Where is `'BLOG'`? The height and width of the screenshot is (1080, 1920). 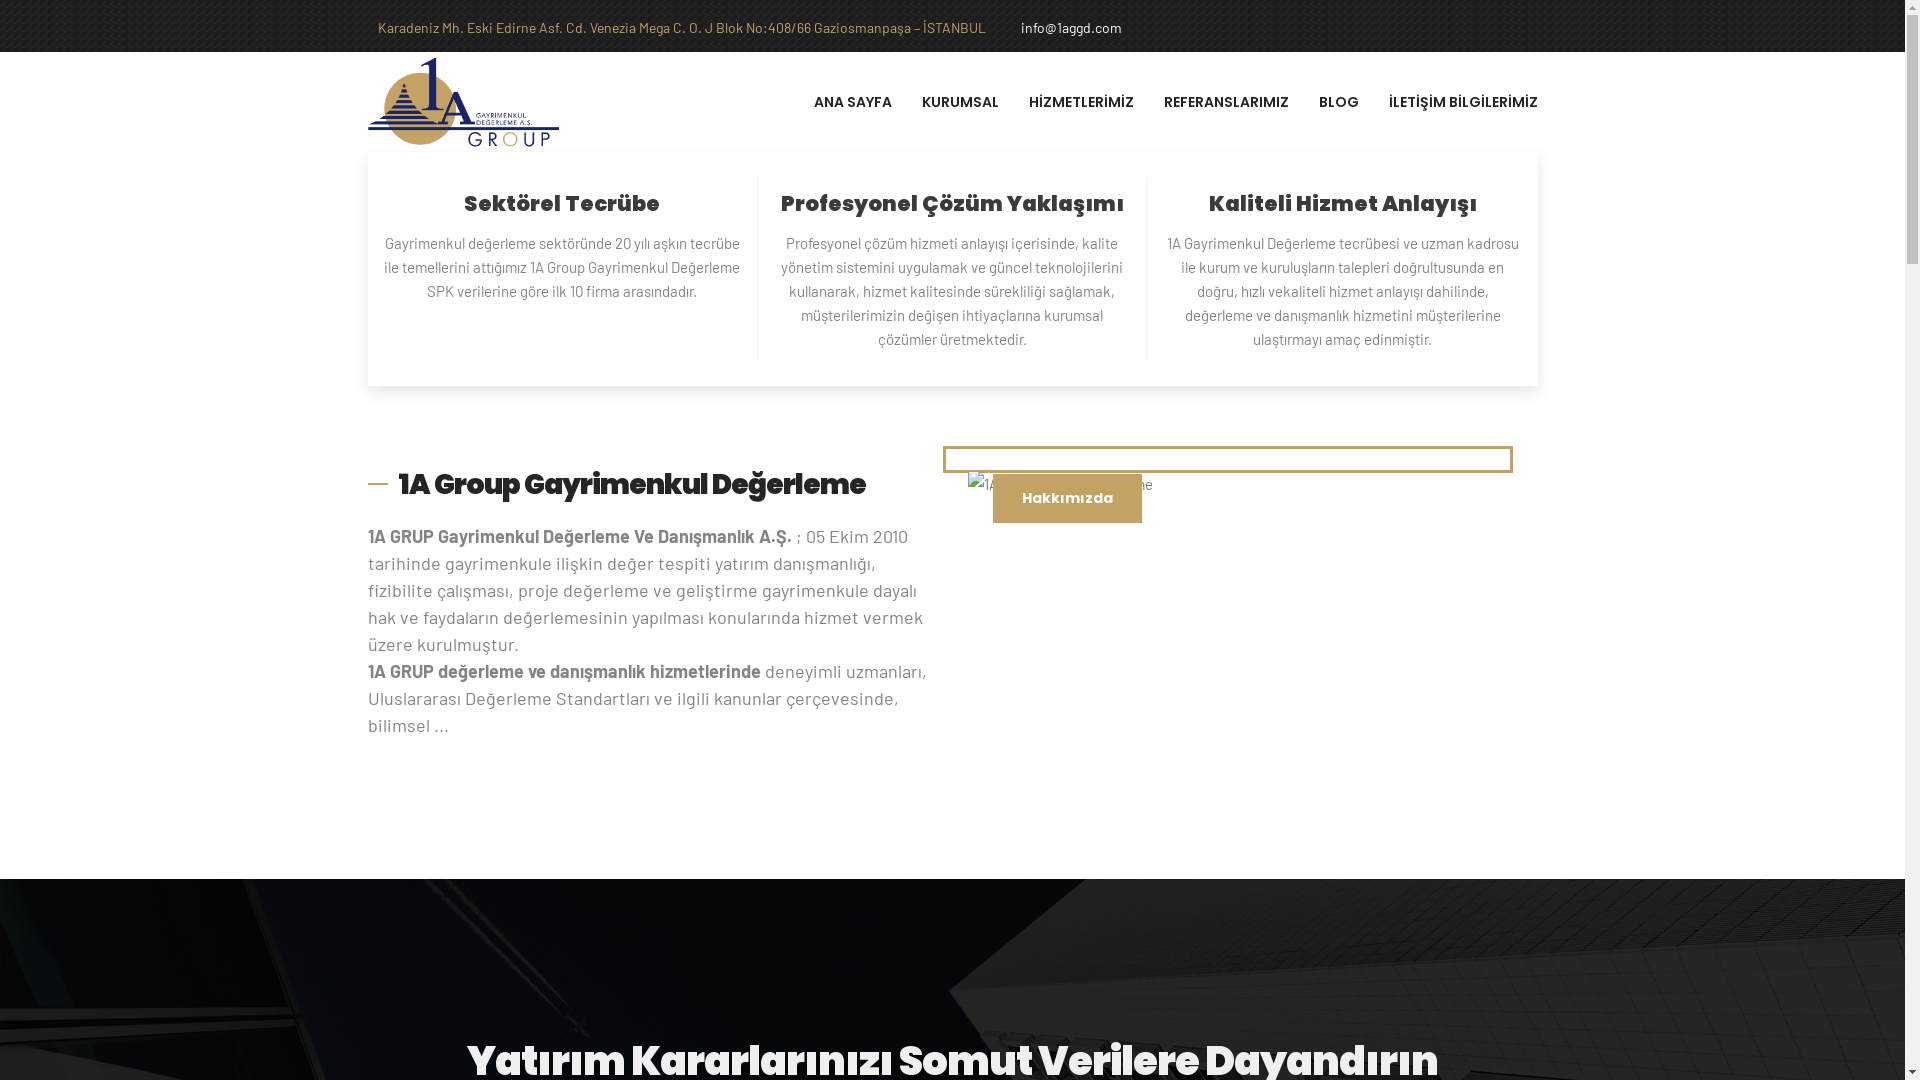 'BLOG' is located at coordinates (1338, 101).